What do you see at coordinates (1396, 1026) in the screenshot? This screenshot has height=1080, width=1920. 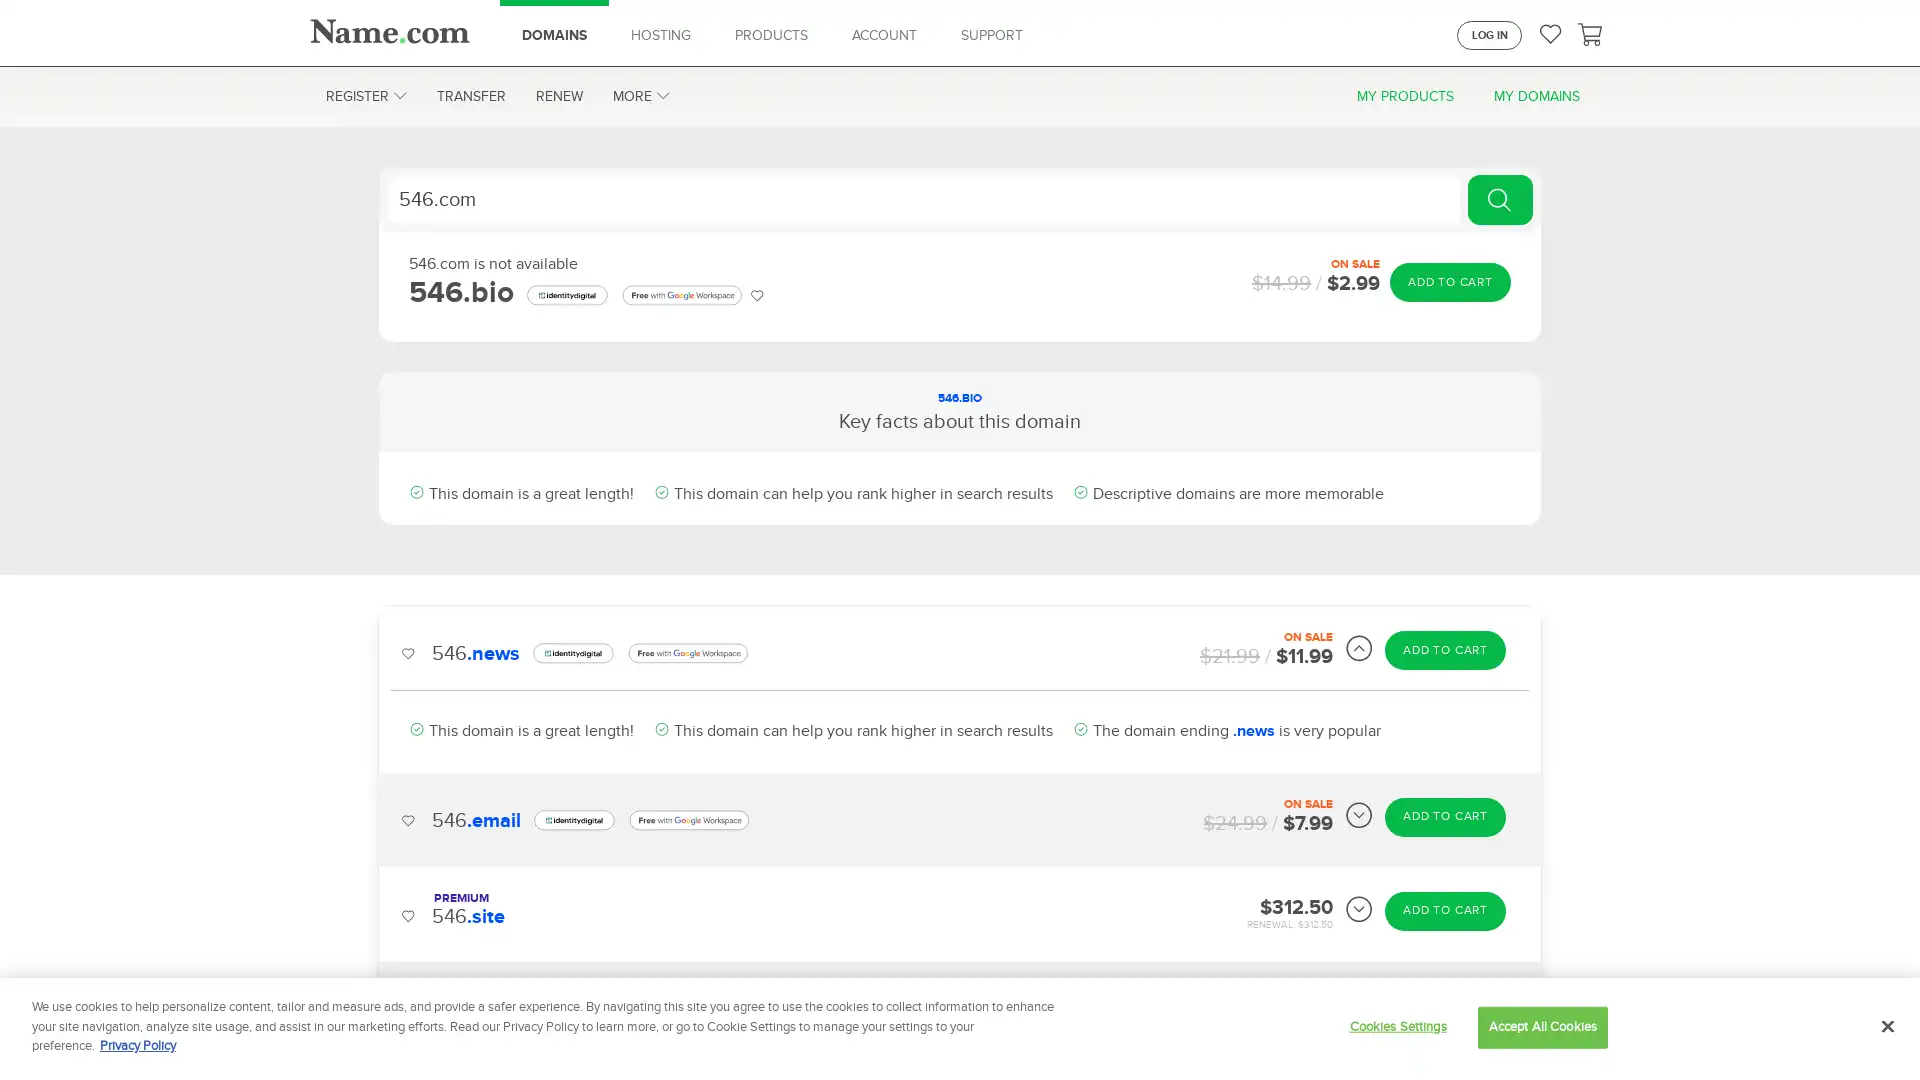 I see `Cookies Settings` at bounding box center [1396, 1026].